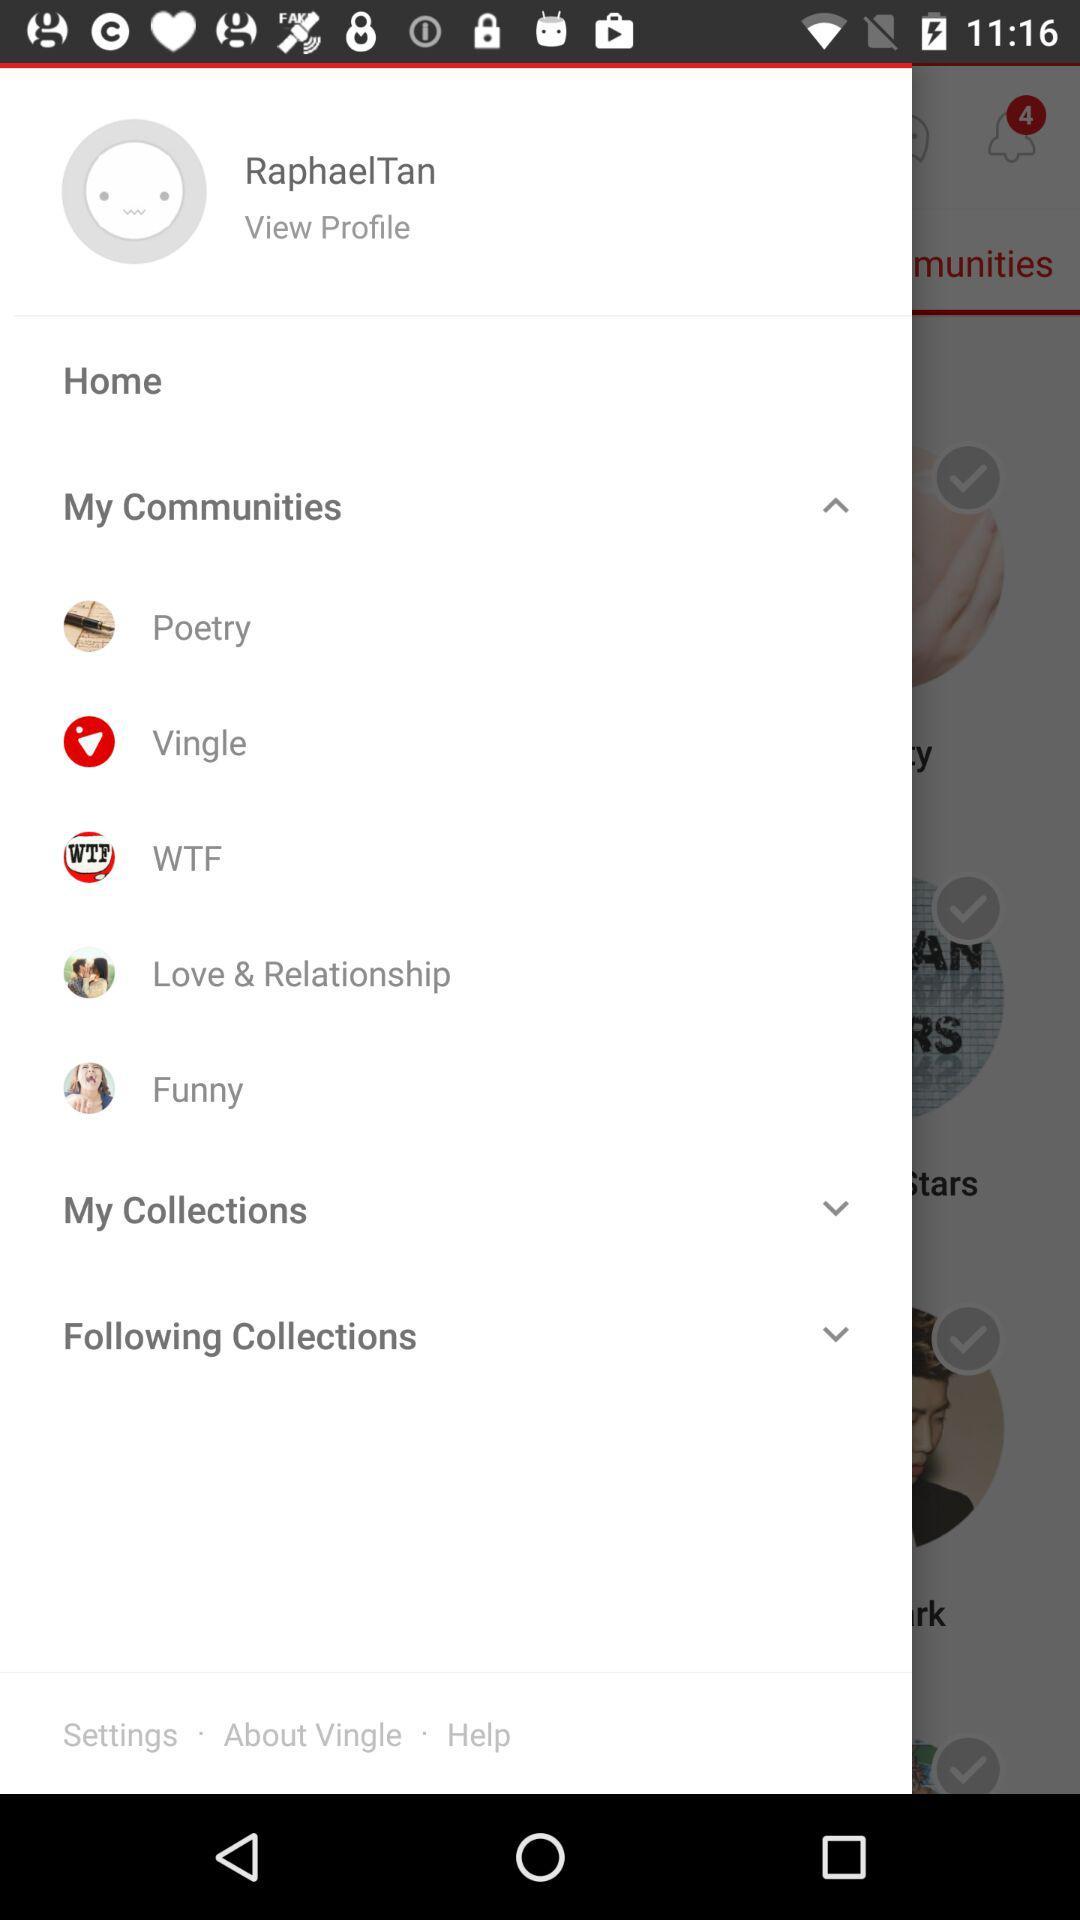 The image size is (1080, 1920). What do you see at coordinates (1011, 135) in the screenshot?
I see `the notifications icon` at bounding box center [1011, 135].